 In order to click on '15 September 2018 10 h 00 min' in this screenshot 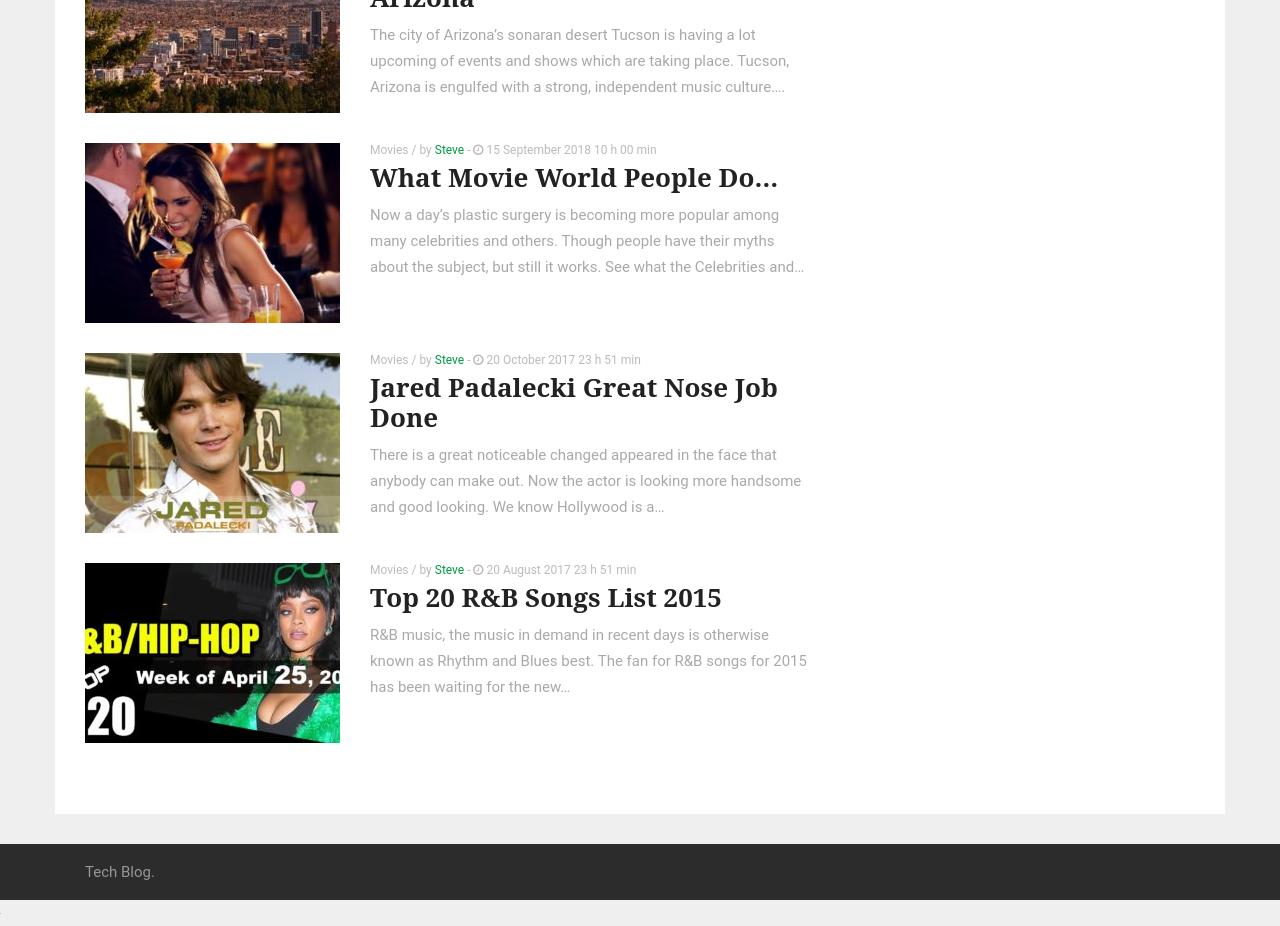, I will do `click(568, 147)`.